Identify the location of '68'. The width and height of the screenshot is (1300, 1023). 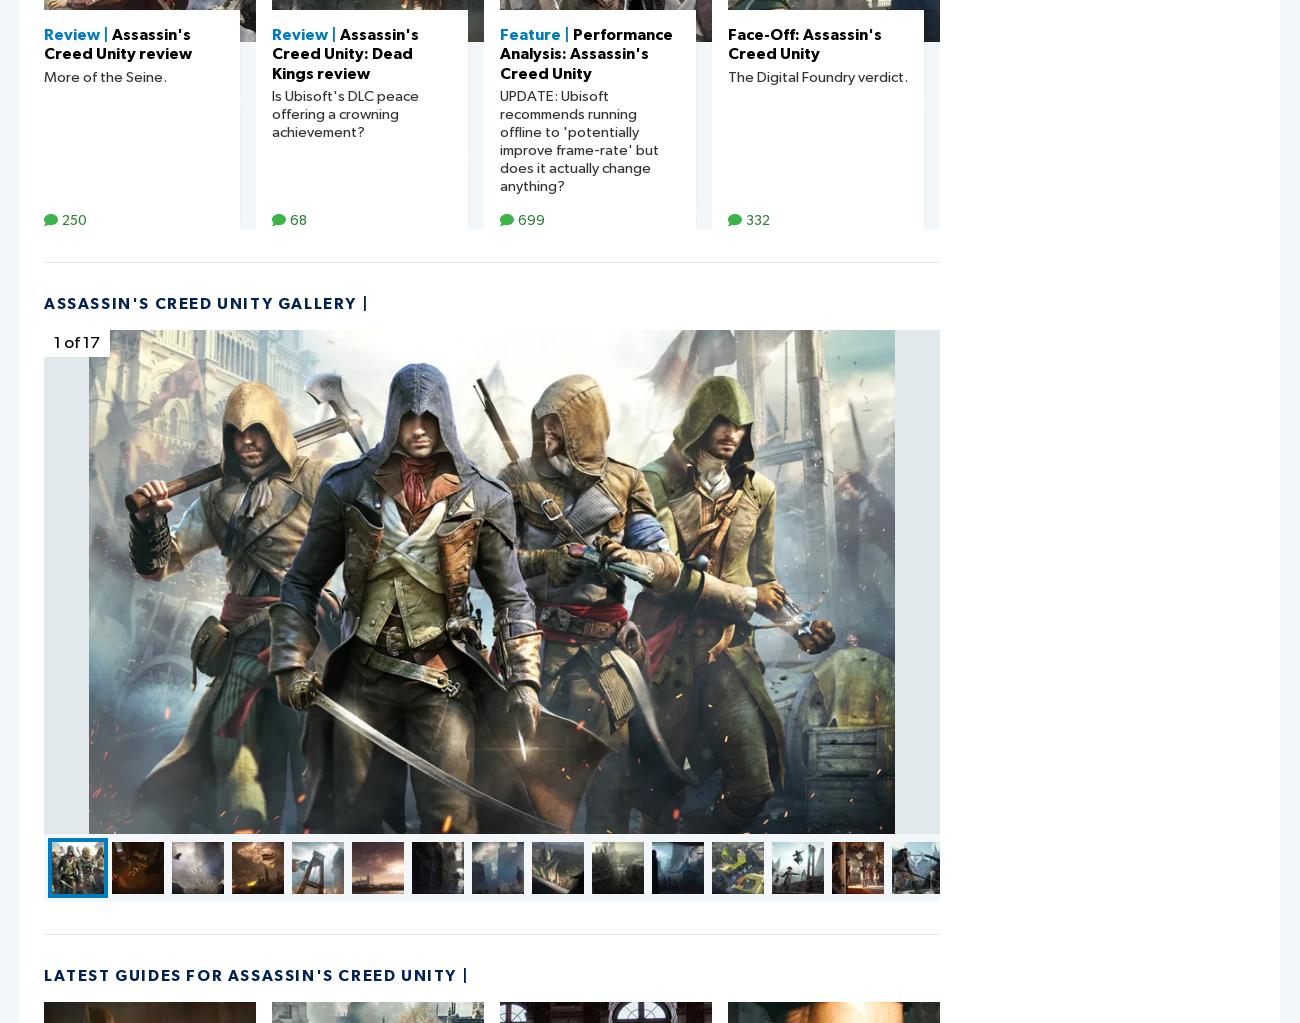
(298, 219).